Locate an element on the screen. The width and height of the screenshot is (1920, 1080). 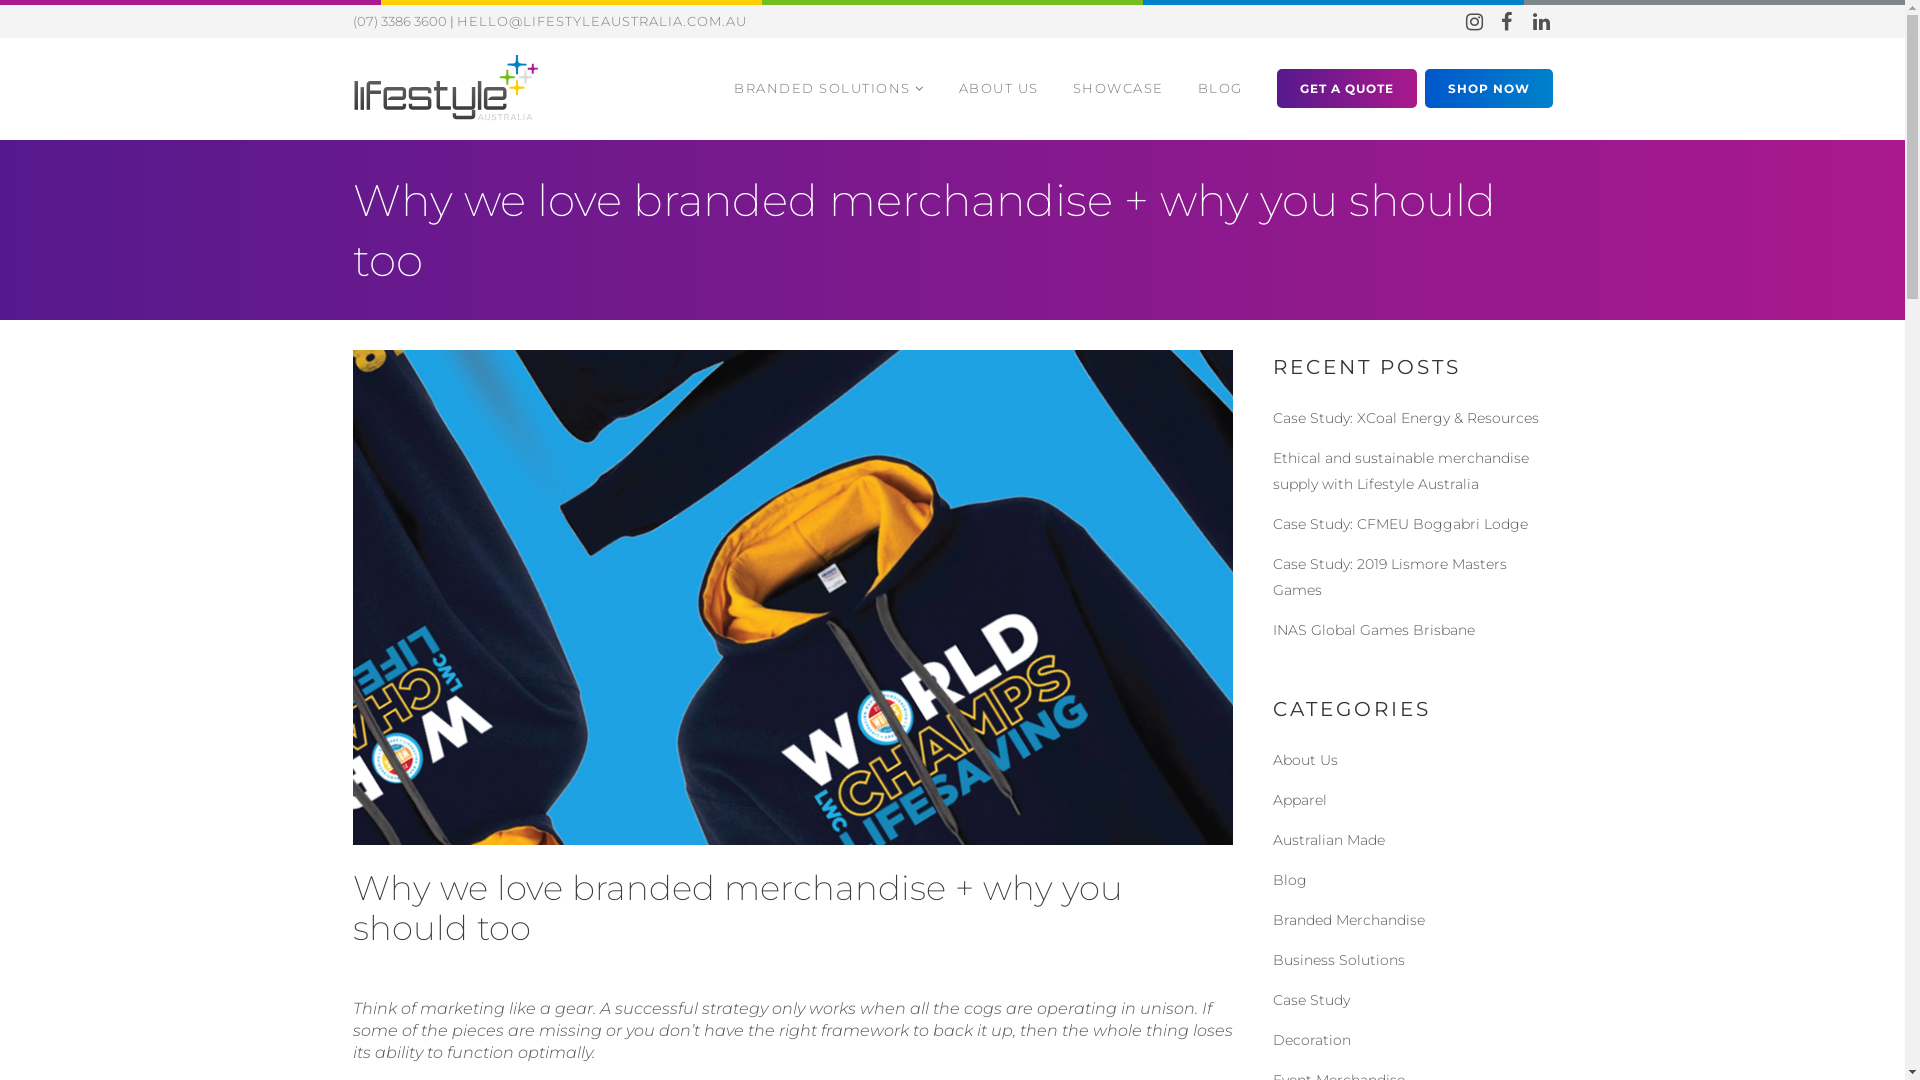
'Apparel' is located at coordinates (1299, 798).